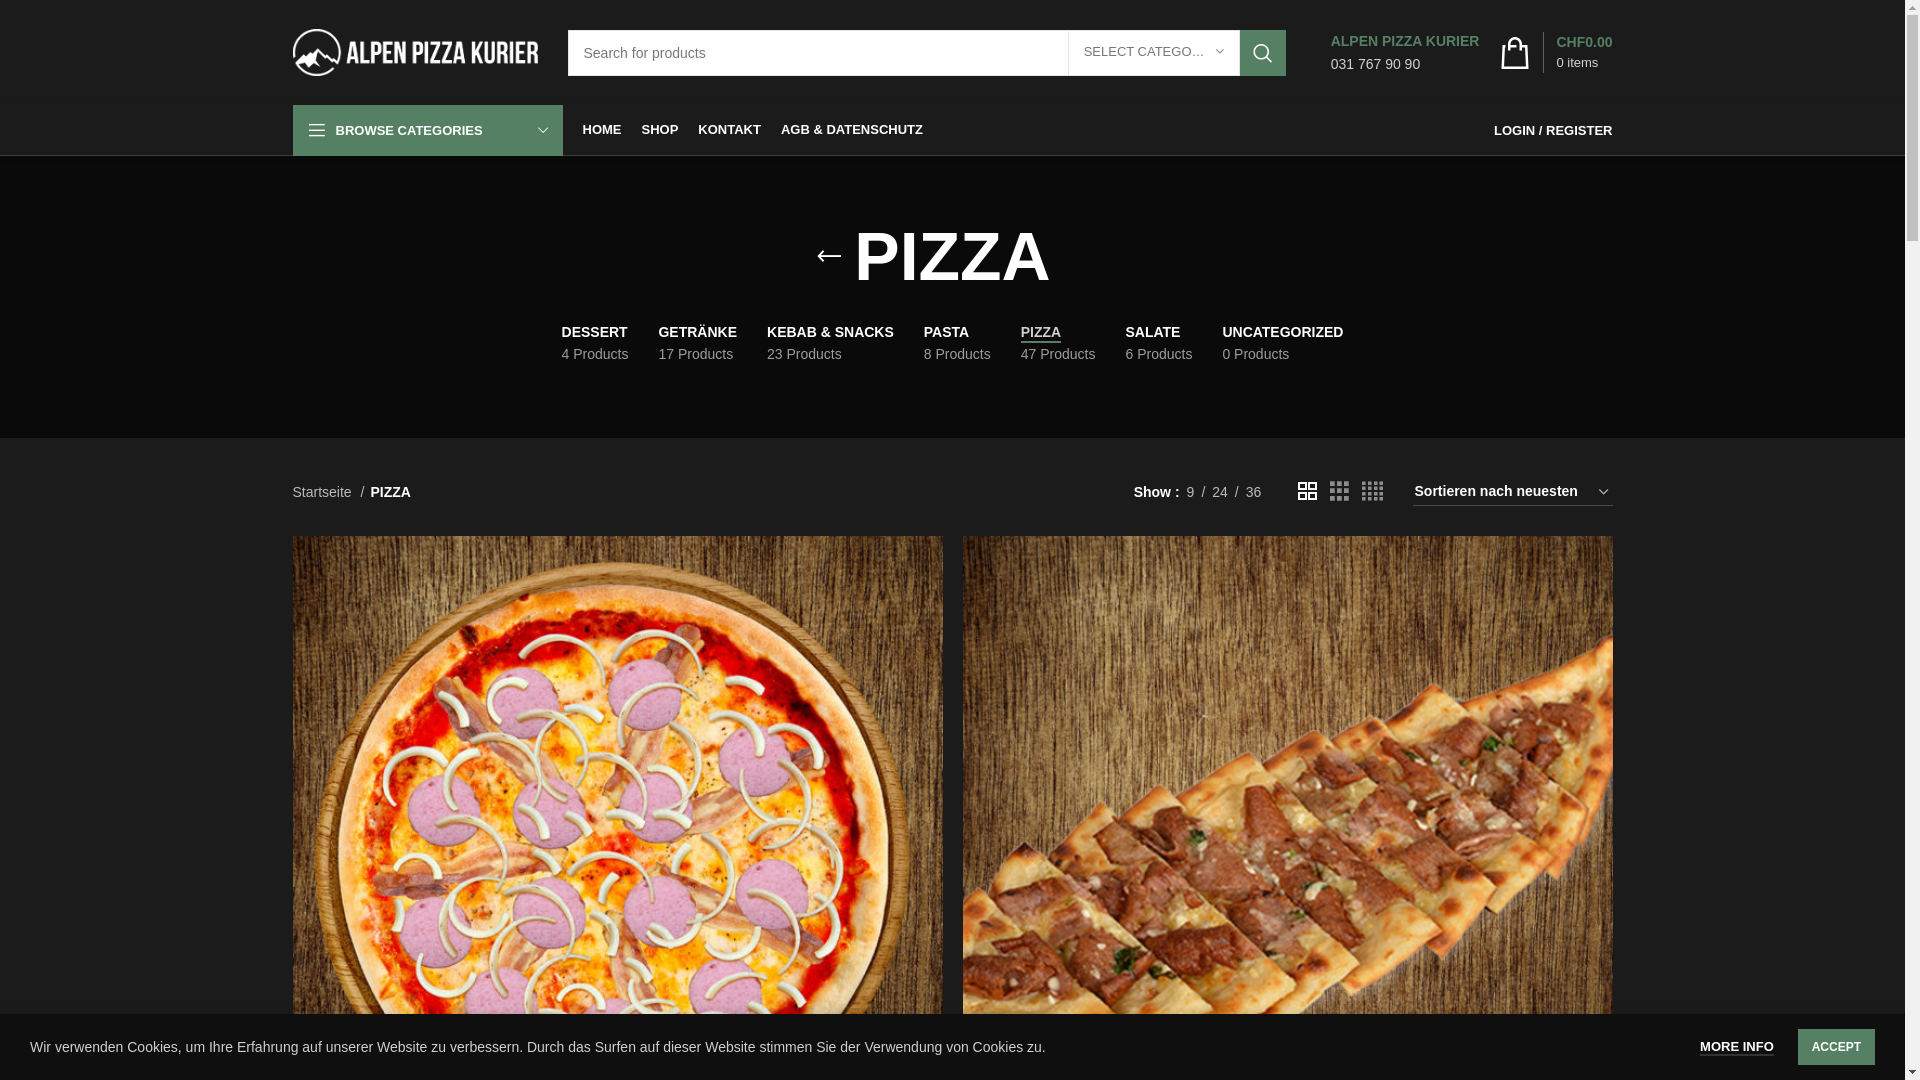 The width and height of the screenshot is (1920, 1080). I want to click on 'ACCEPT', so click(1836, 1045).